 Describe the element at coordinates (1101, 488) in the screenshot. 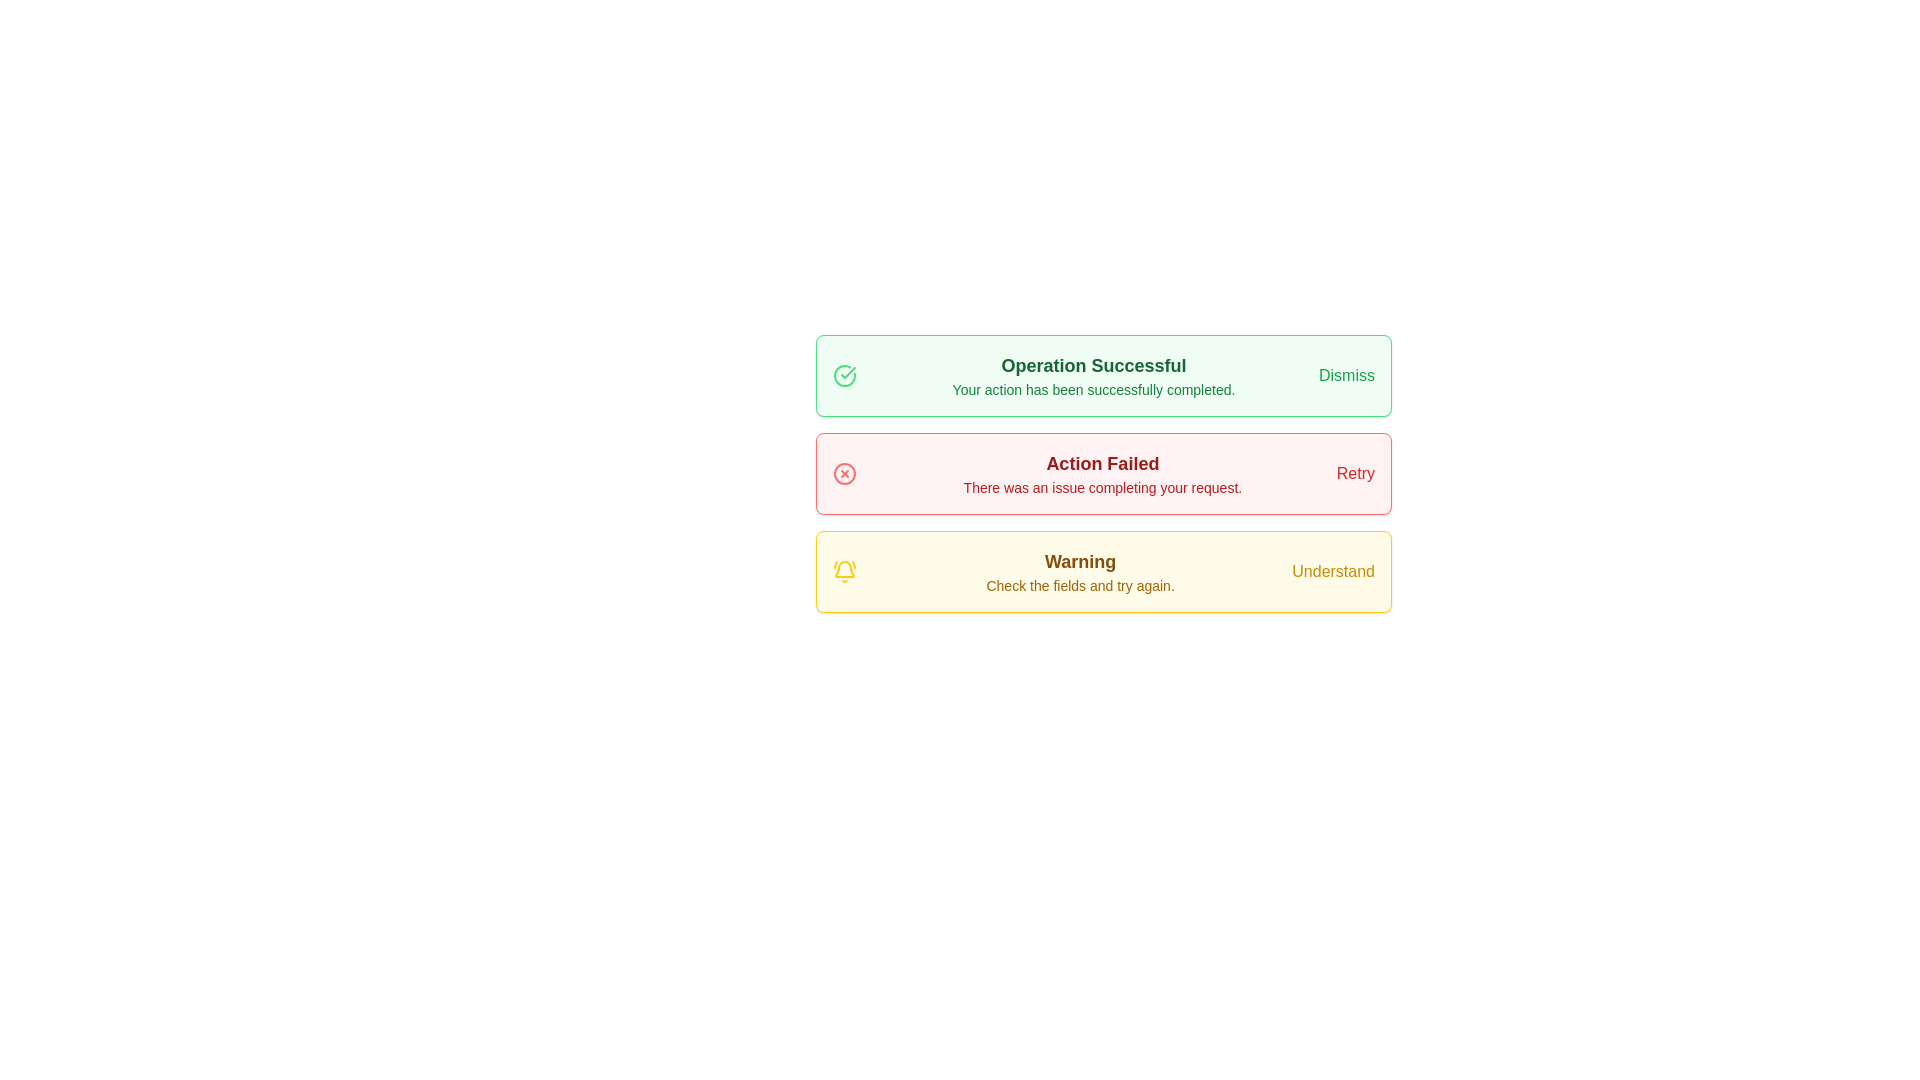

I see `the static text element that reads 'There was an issue completing your request.' styled in red color, which is located below the header 'Action Failed' in a notification indicating an error` at that location.